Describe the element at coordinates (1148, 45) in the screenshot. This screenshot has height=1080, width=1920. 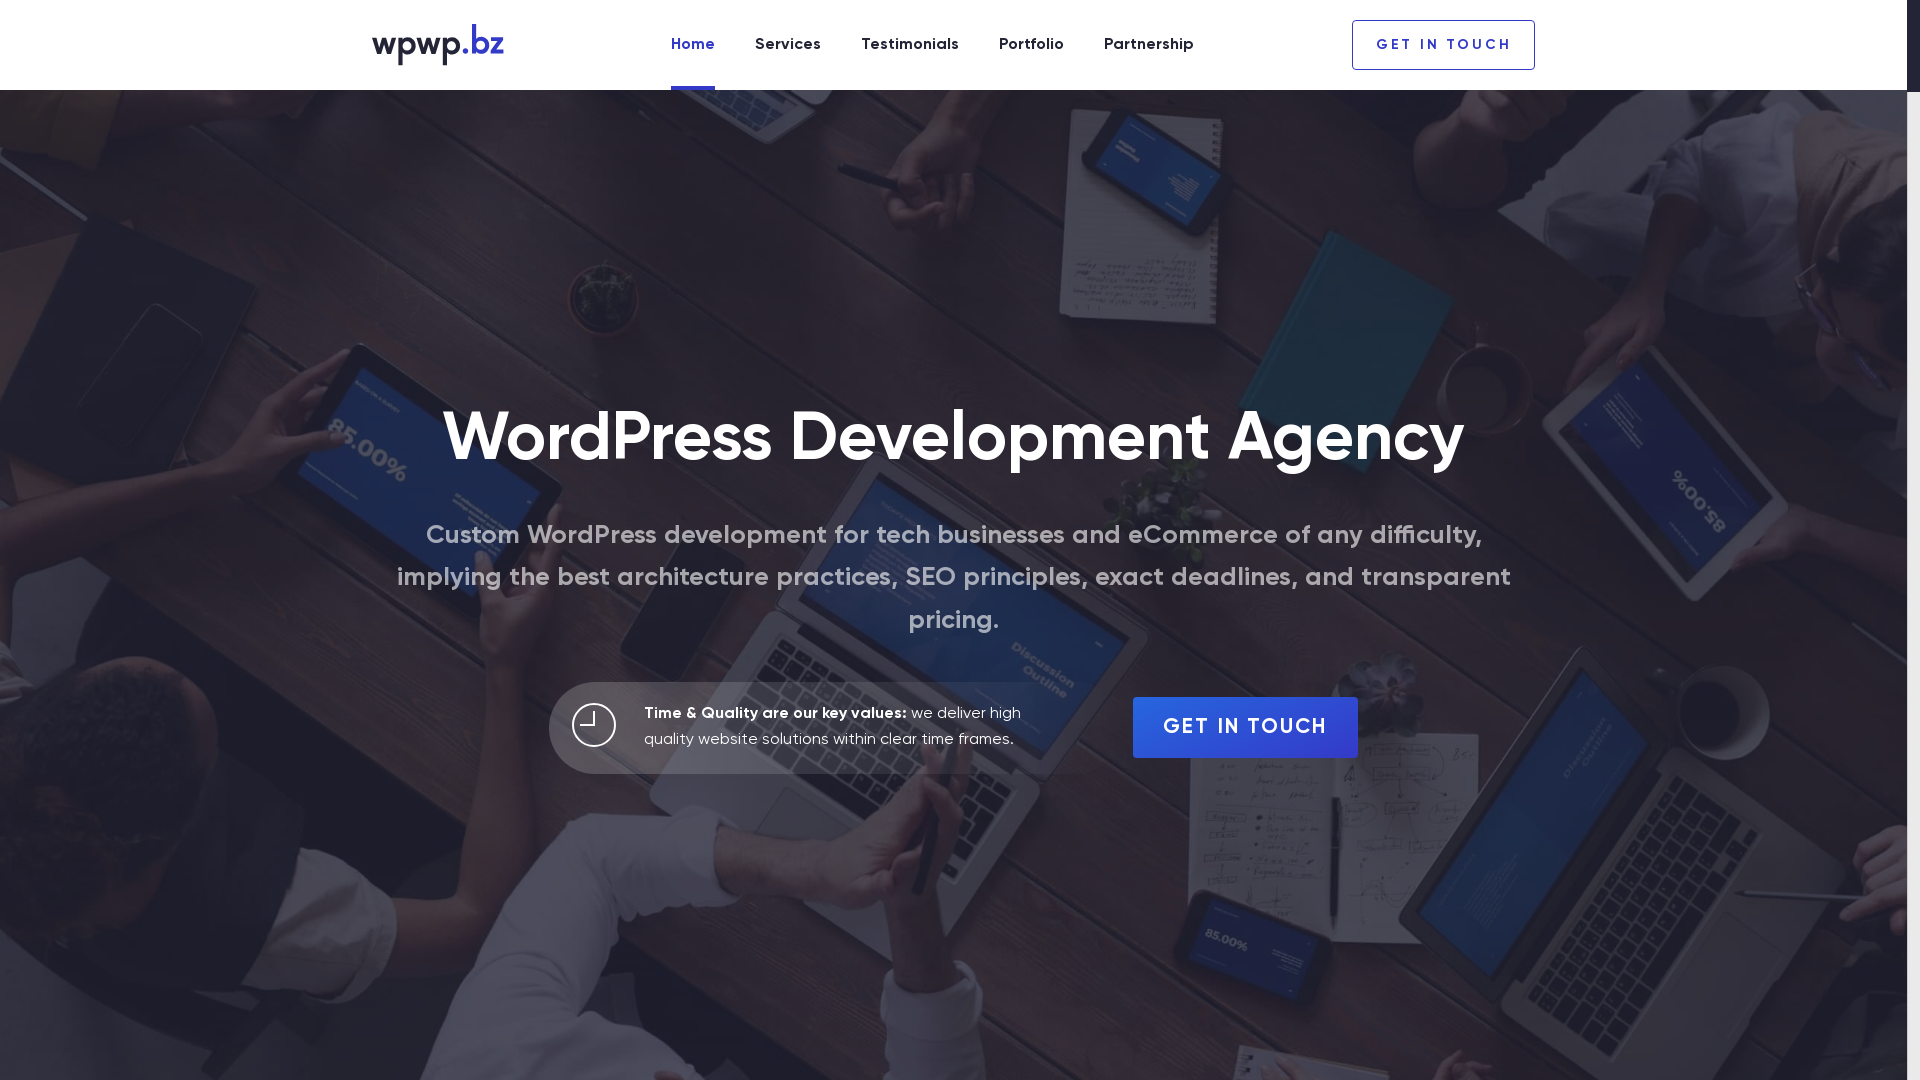
I see `'Partnership'` at that location.